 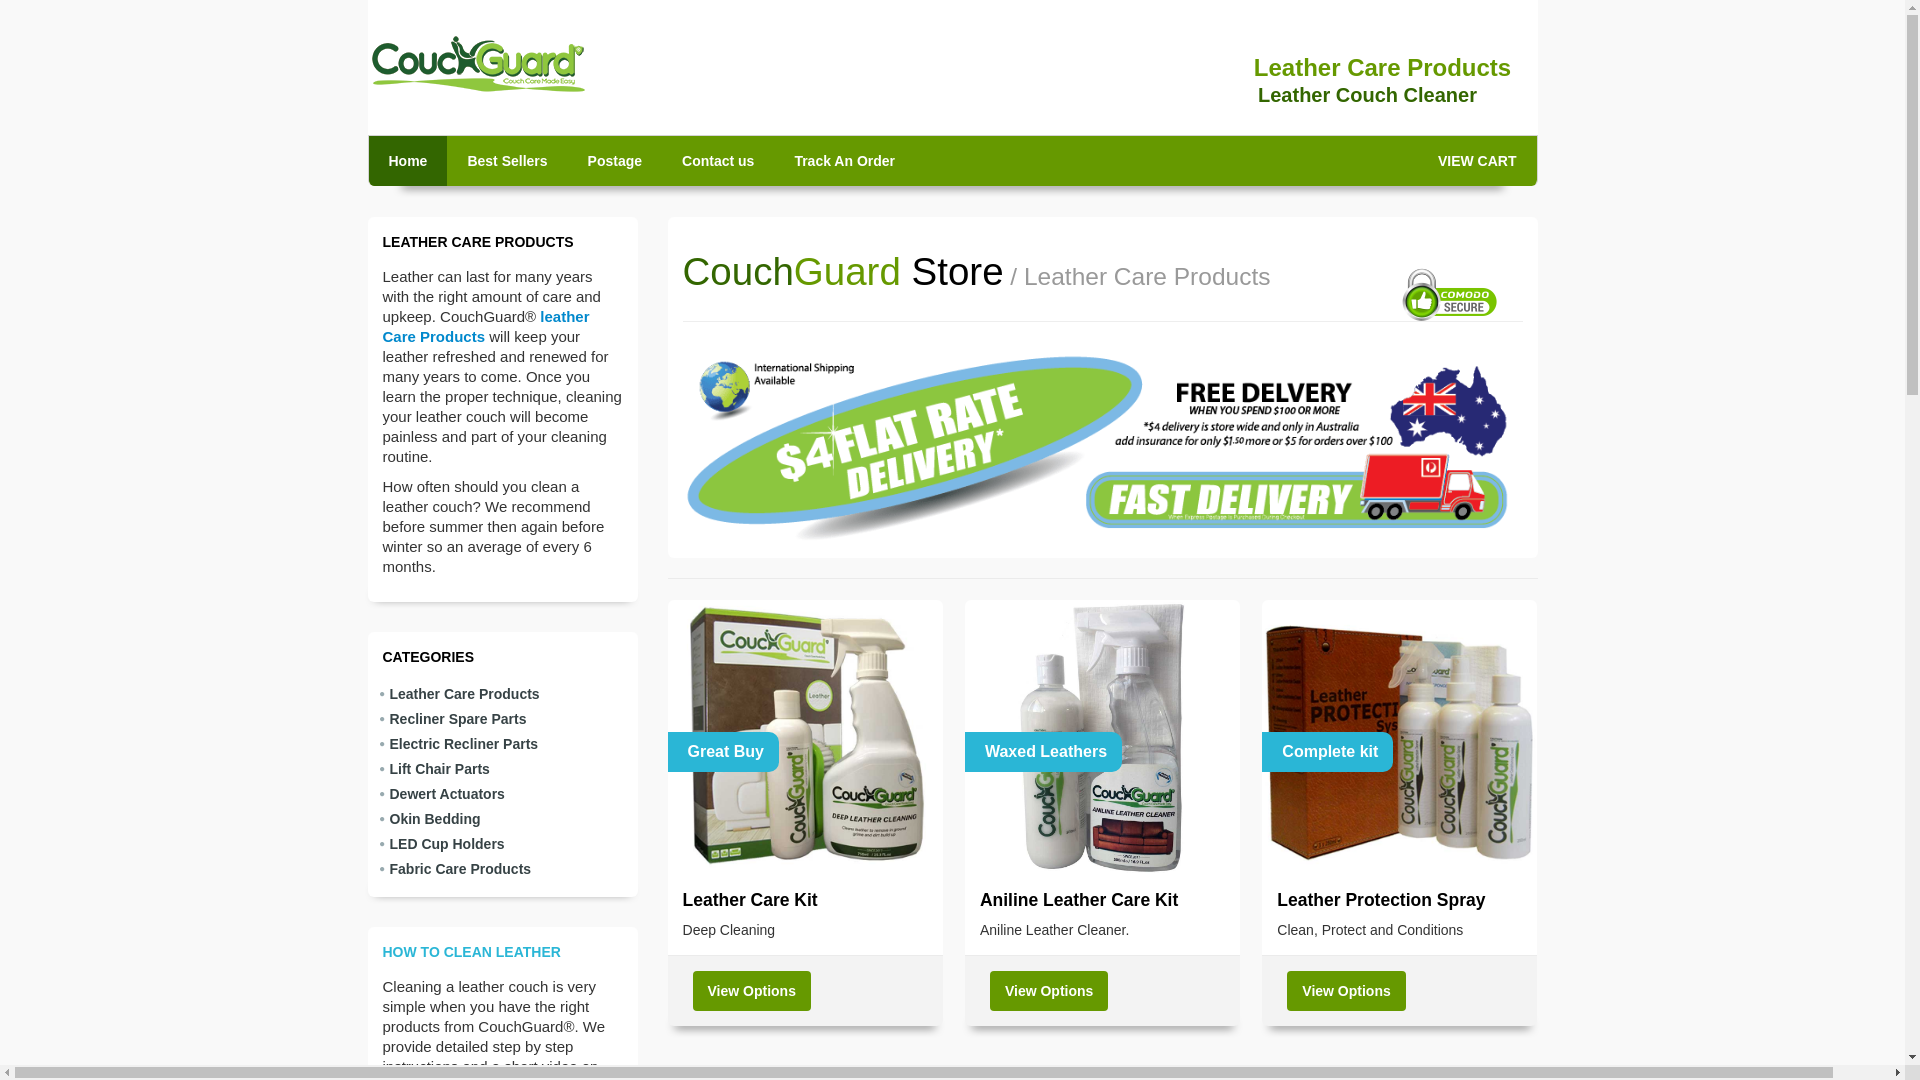 What do you see at coordinates (1256, 95) in the screenshot?
I see `'Leather Couch Cleaner'` at bounding box center [1256, 95].